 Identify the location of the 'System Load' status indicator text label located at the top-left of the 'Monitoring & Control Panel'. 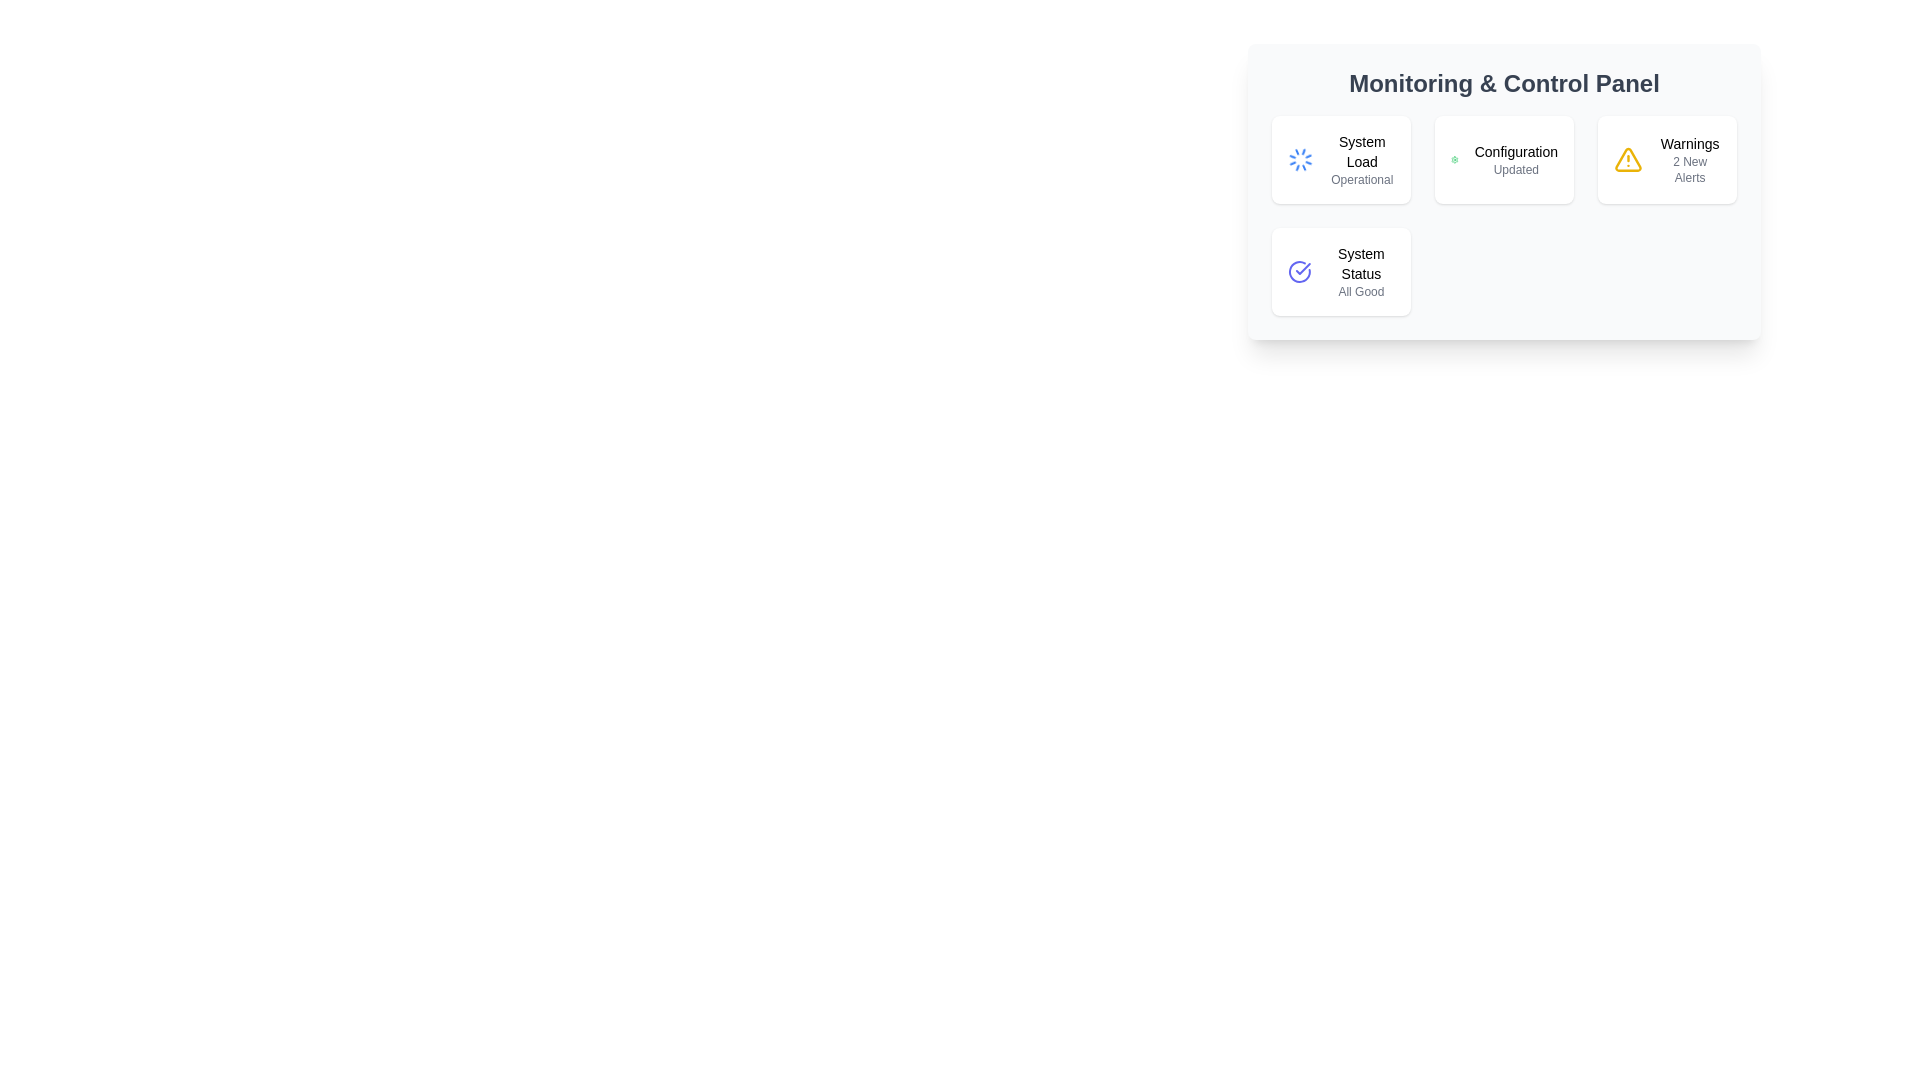
(1361, 158).